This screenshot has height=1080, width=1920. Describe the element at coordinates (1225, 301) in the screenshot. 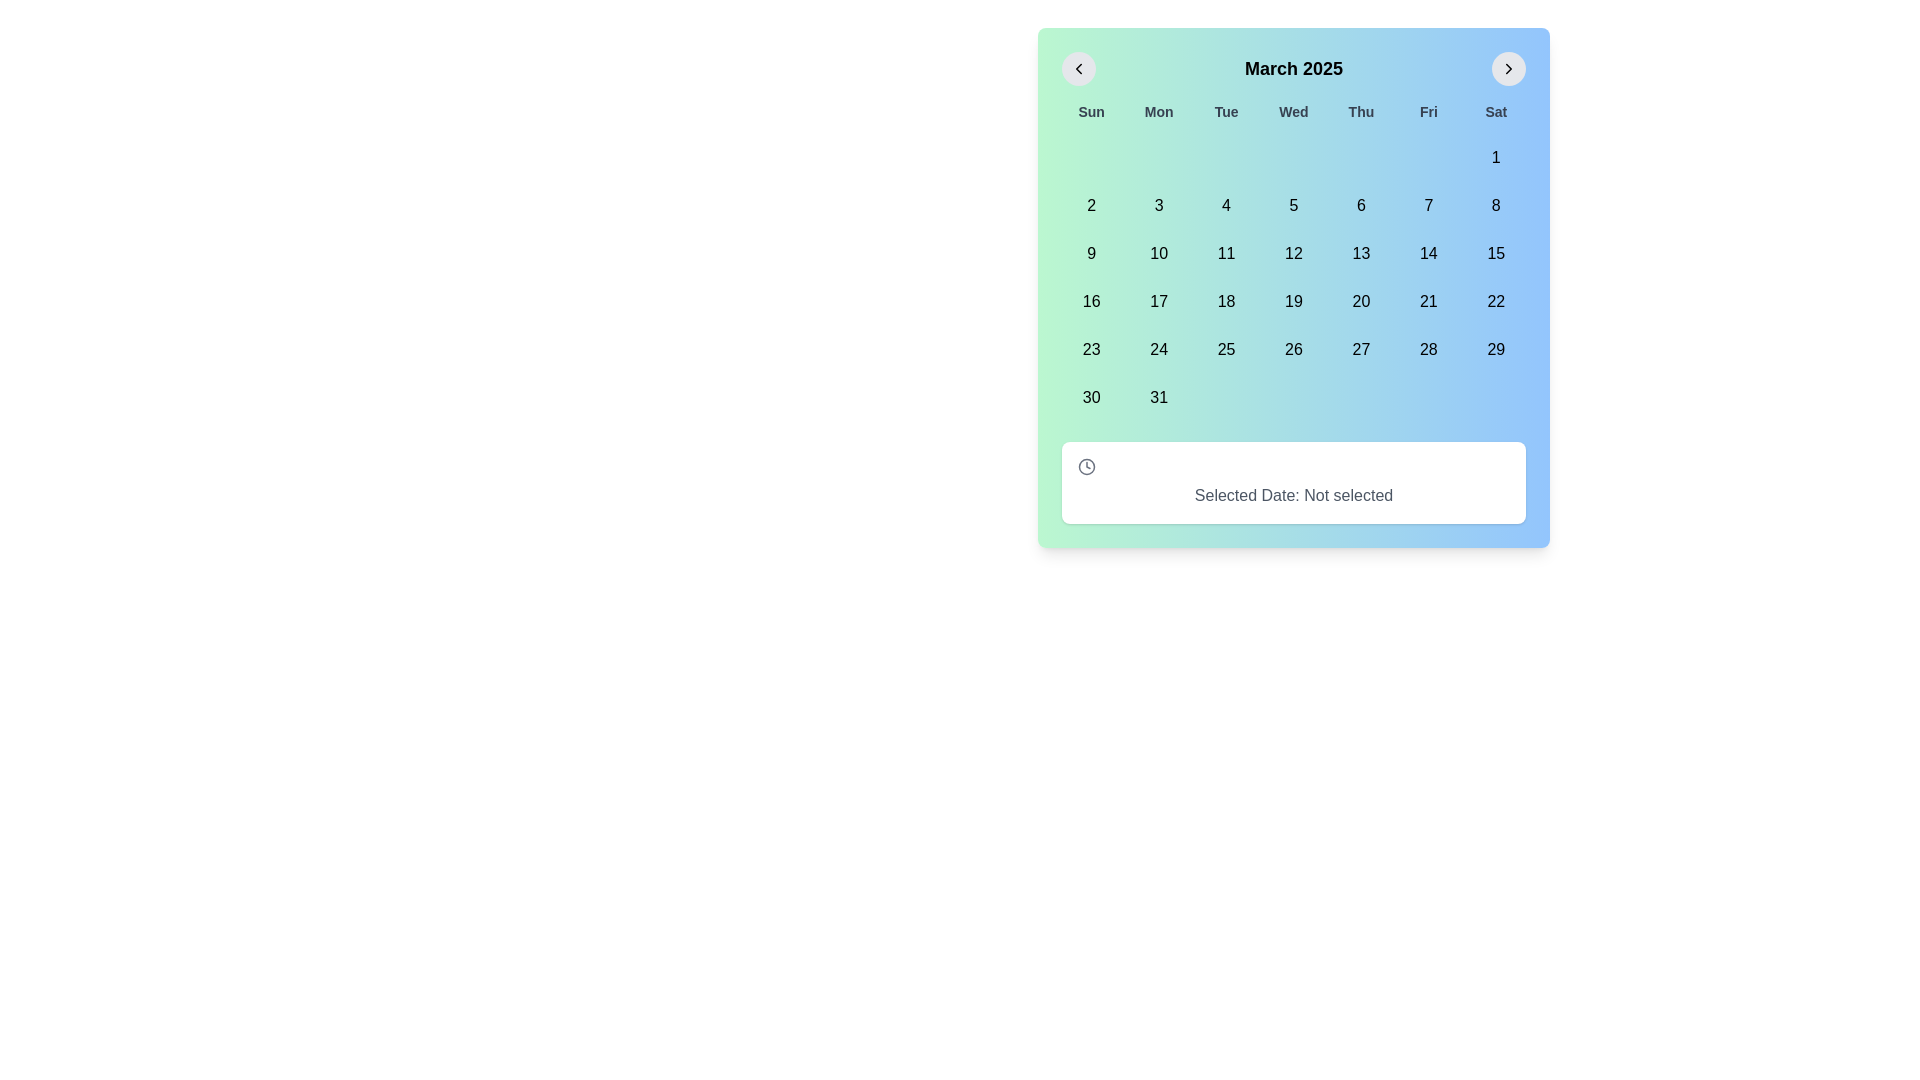

I see `the button displaying the number '18' in bold black text, located in the fourth row and third column of the calendar grid` at that location.